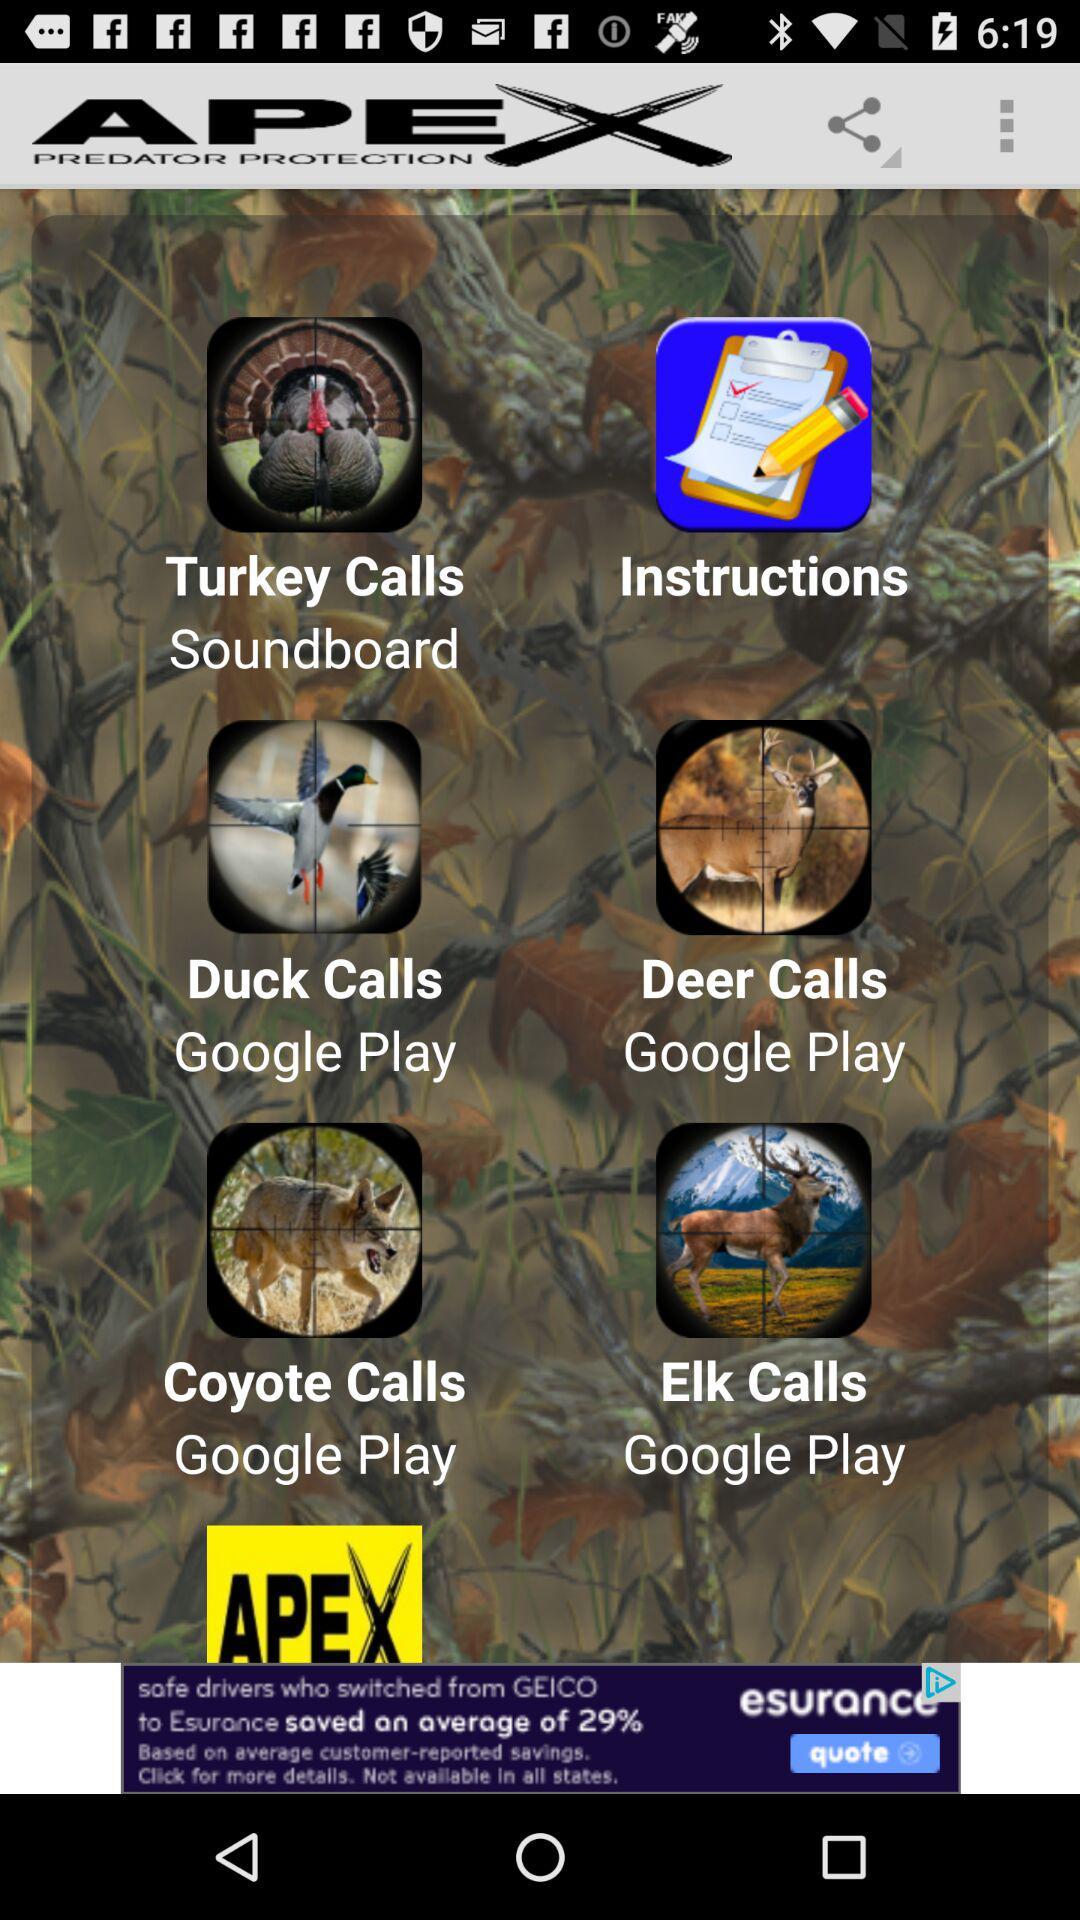 The image size is (1080, 1920). What do you see at coordinates (540, 1727) in the screenshot?
I see `esurance advertisement` at bounding box center [540, 1727].